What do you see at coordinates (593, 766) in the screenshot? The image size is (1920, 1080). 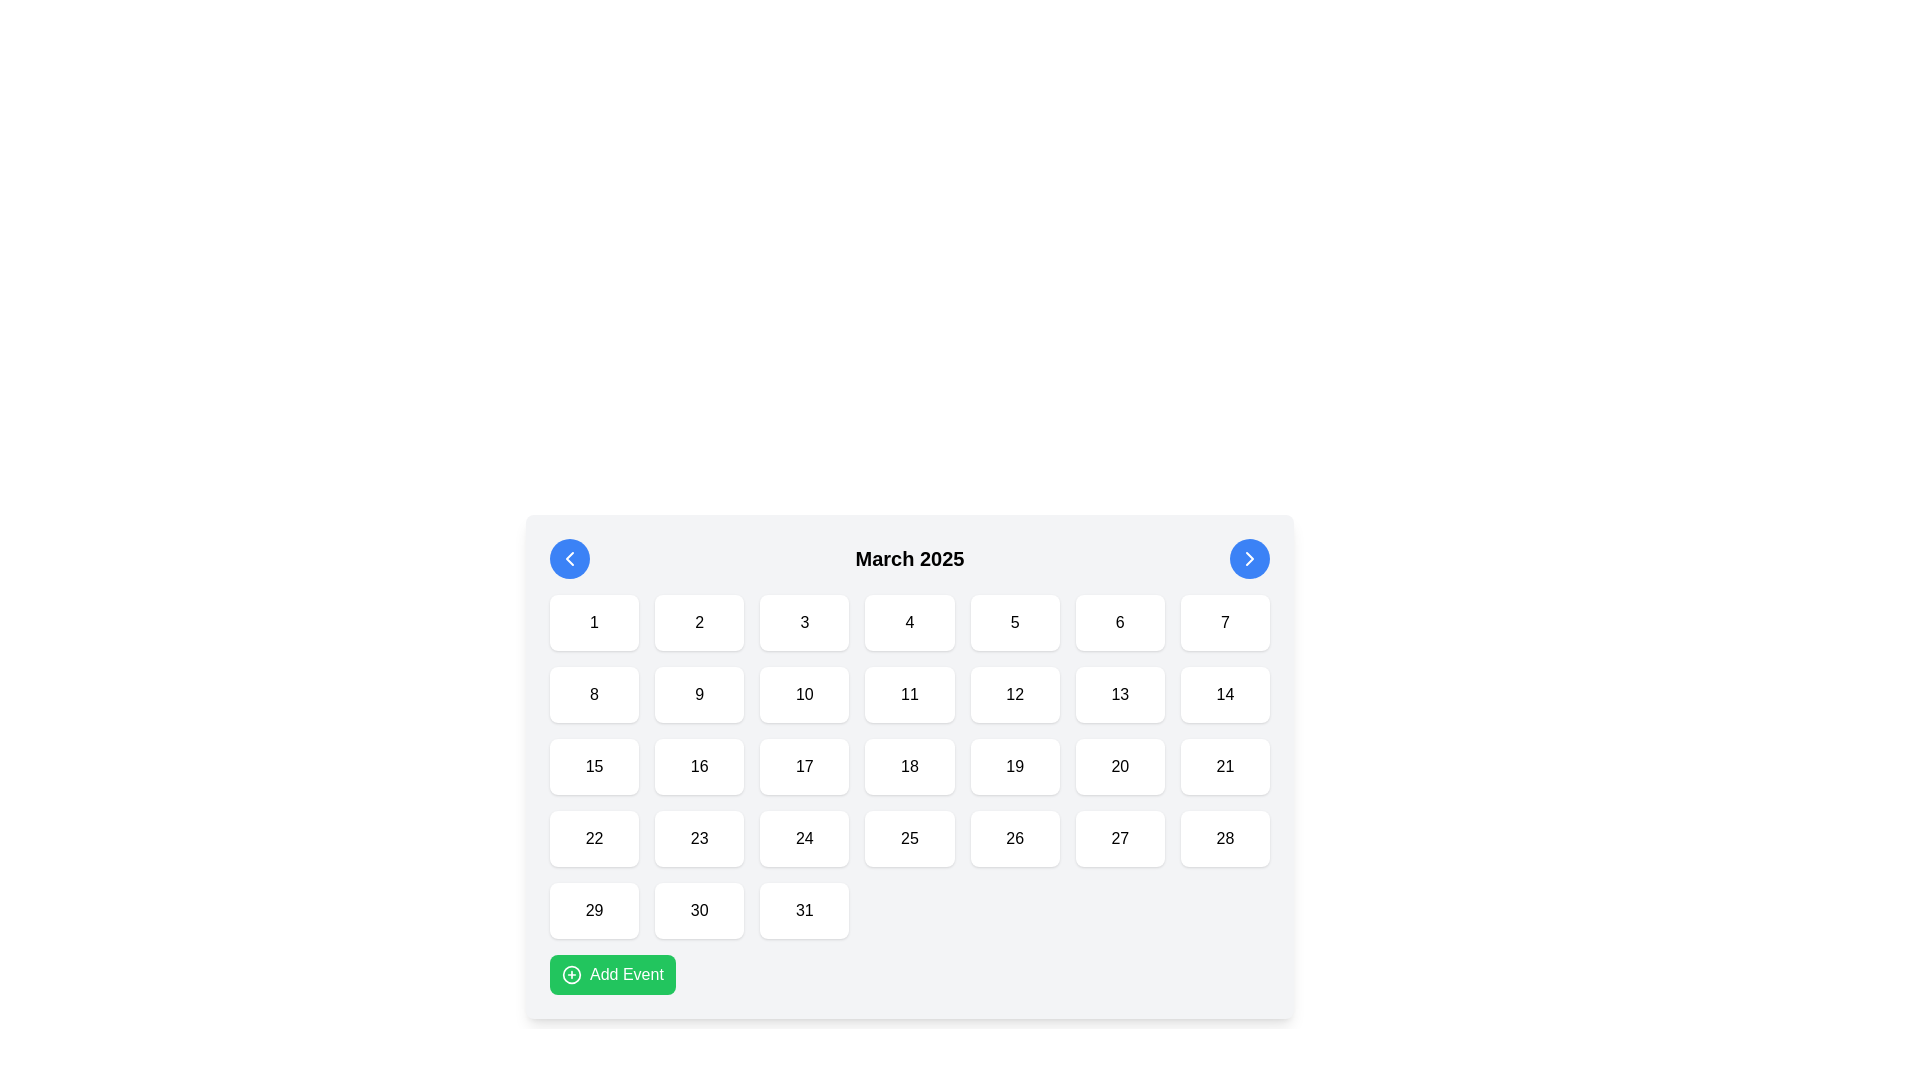 I see `the rectangular button labeled '15' with a white background and blue hover outline, located in the third row and first column of the calendar grid` at bounding box center [593, 766].